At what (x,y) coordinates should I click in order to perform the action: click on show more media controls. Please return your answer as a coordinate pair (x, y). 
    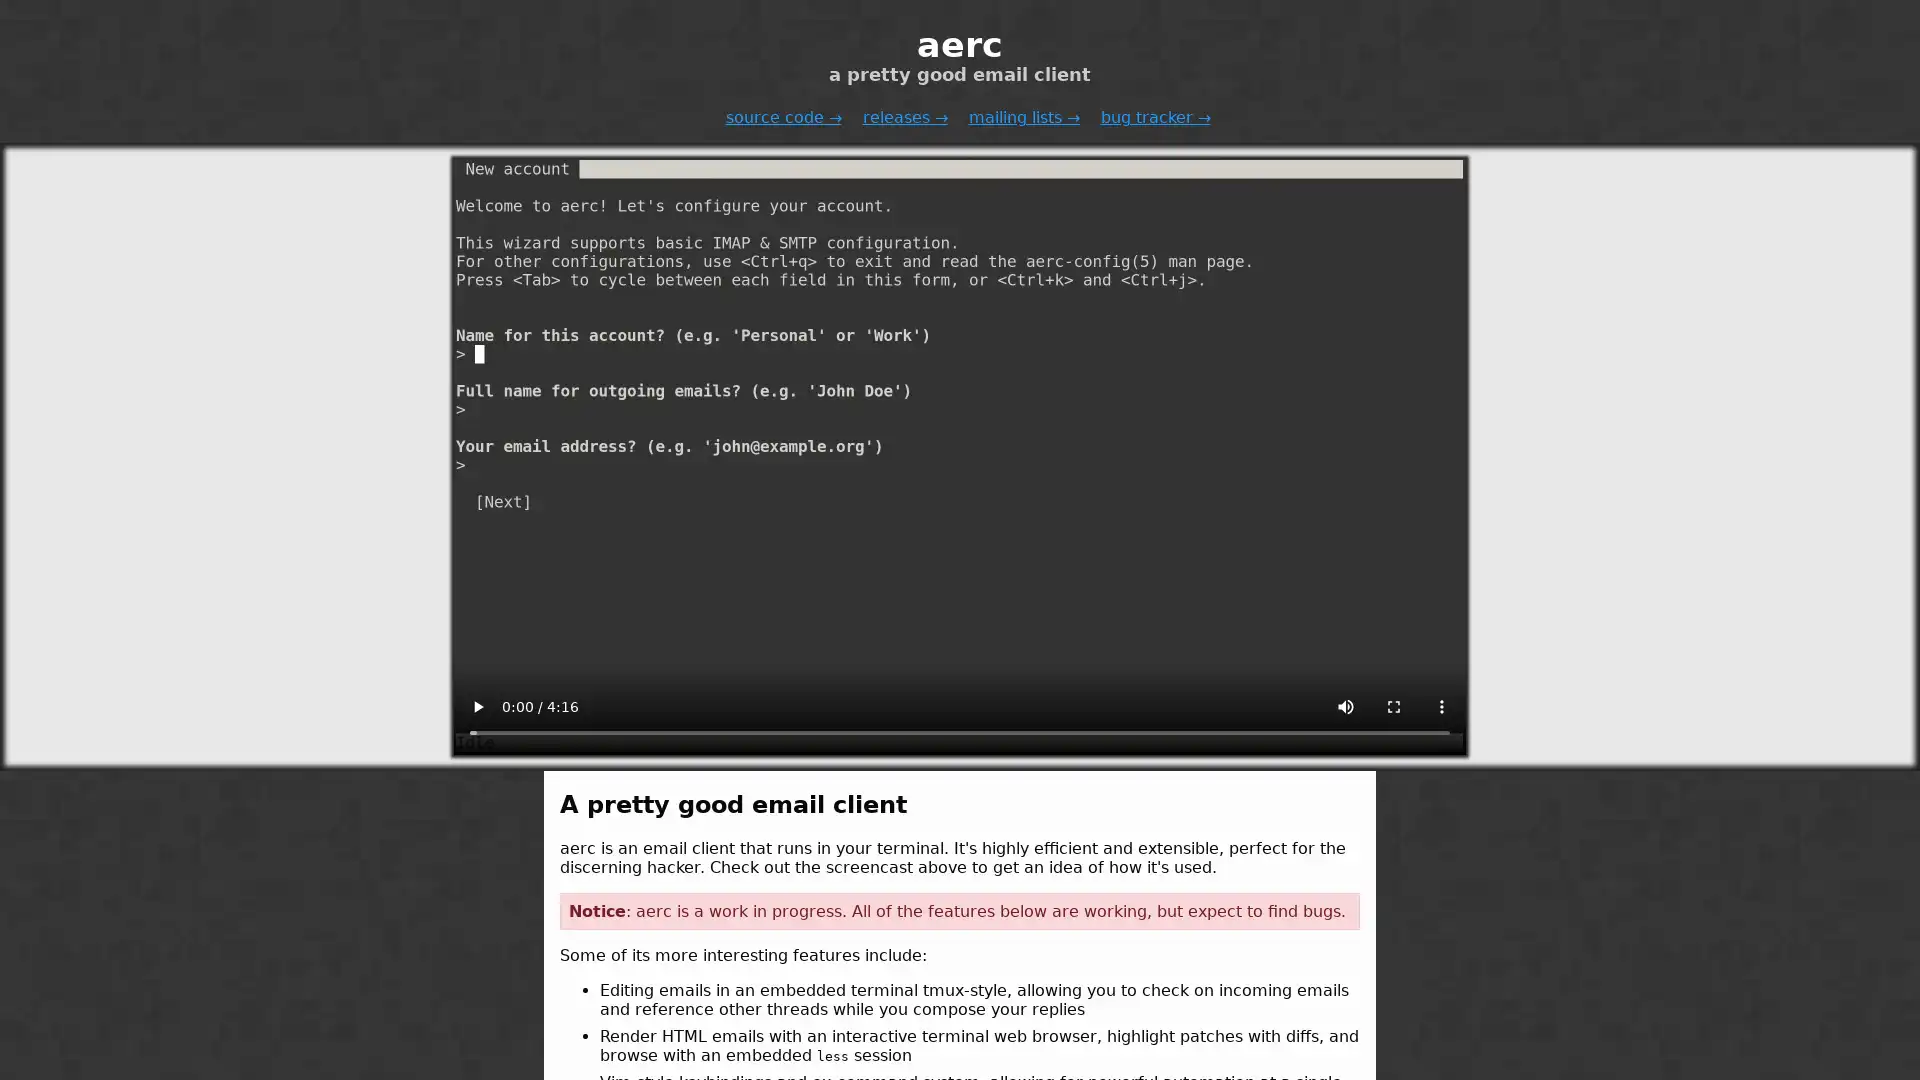
    Looking at the image, I should click on (1441, 705).